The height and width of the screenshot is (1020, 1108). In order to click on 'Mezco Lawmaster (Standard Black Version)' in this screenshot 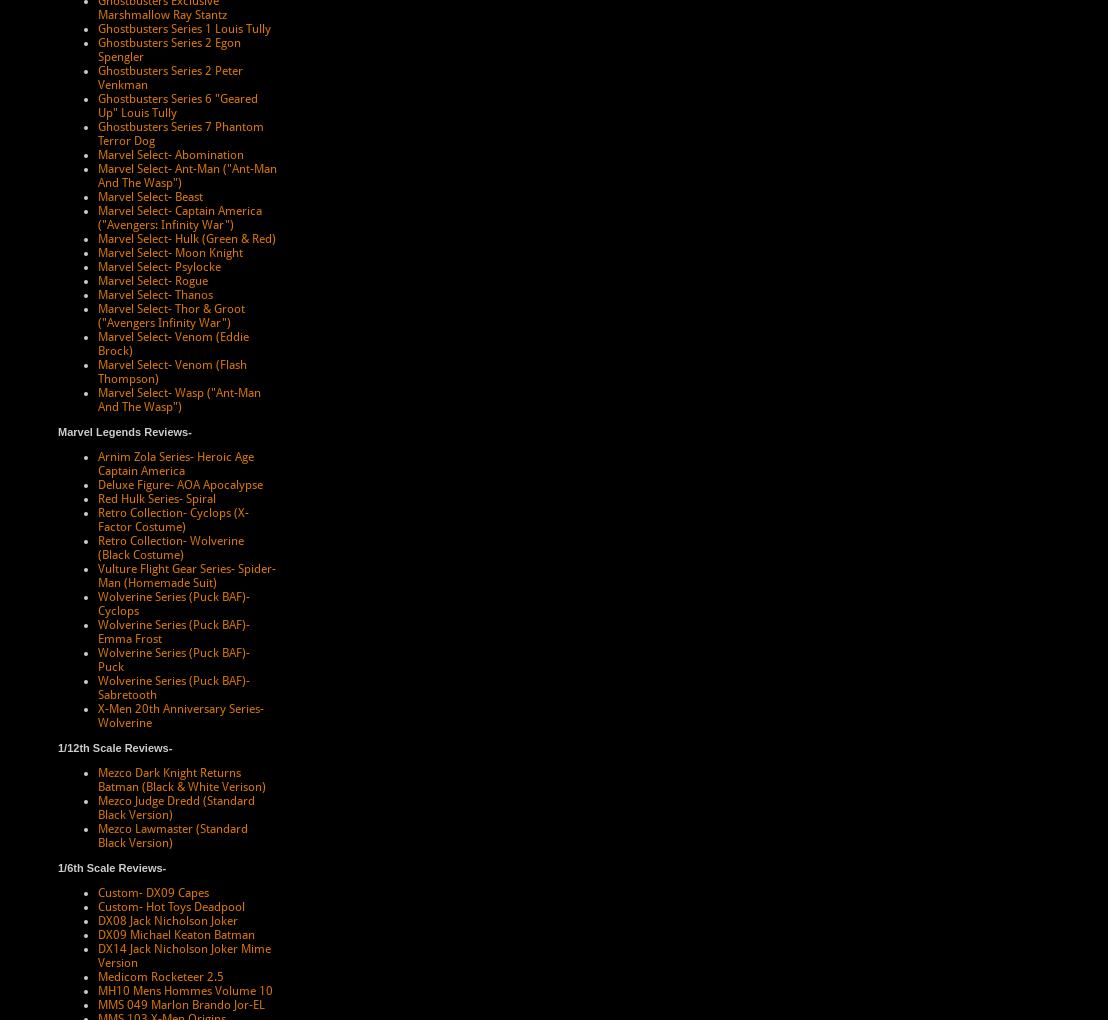, I will do `click(171, 835)`.